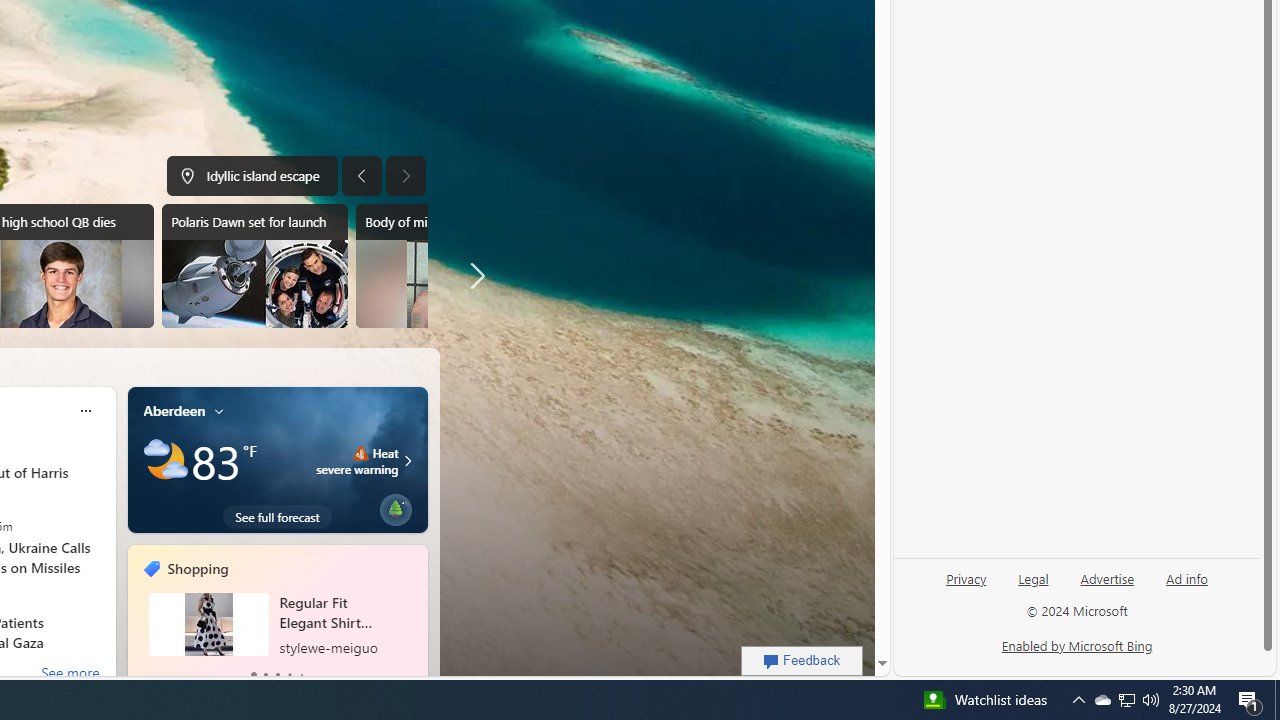  Describe the element at coordinates (357, 460) in the screenshot. I see `'Heat - Severe Heat severe warning'` at that location.